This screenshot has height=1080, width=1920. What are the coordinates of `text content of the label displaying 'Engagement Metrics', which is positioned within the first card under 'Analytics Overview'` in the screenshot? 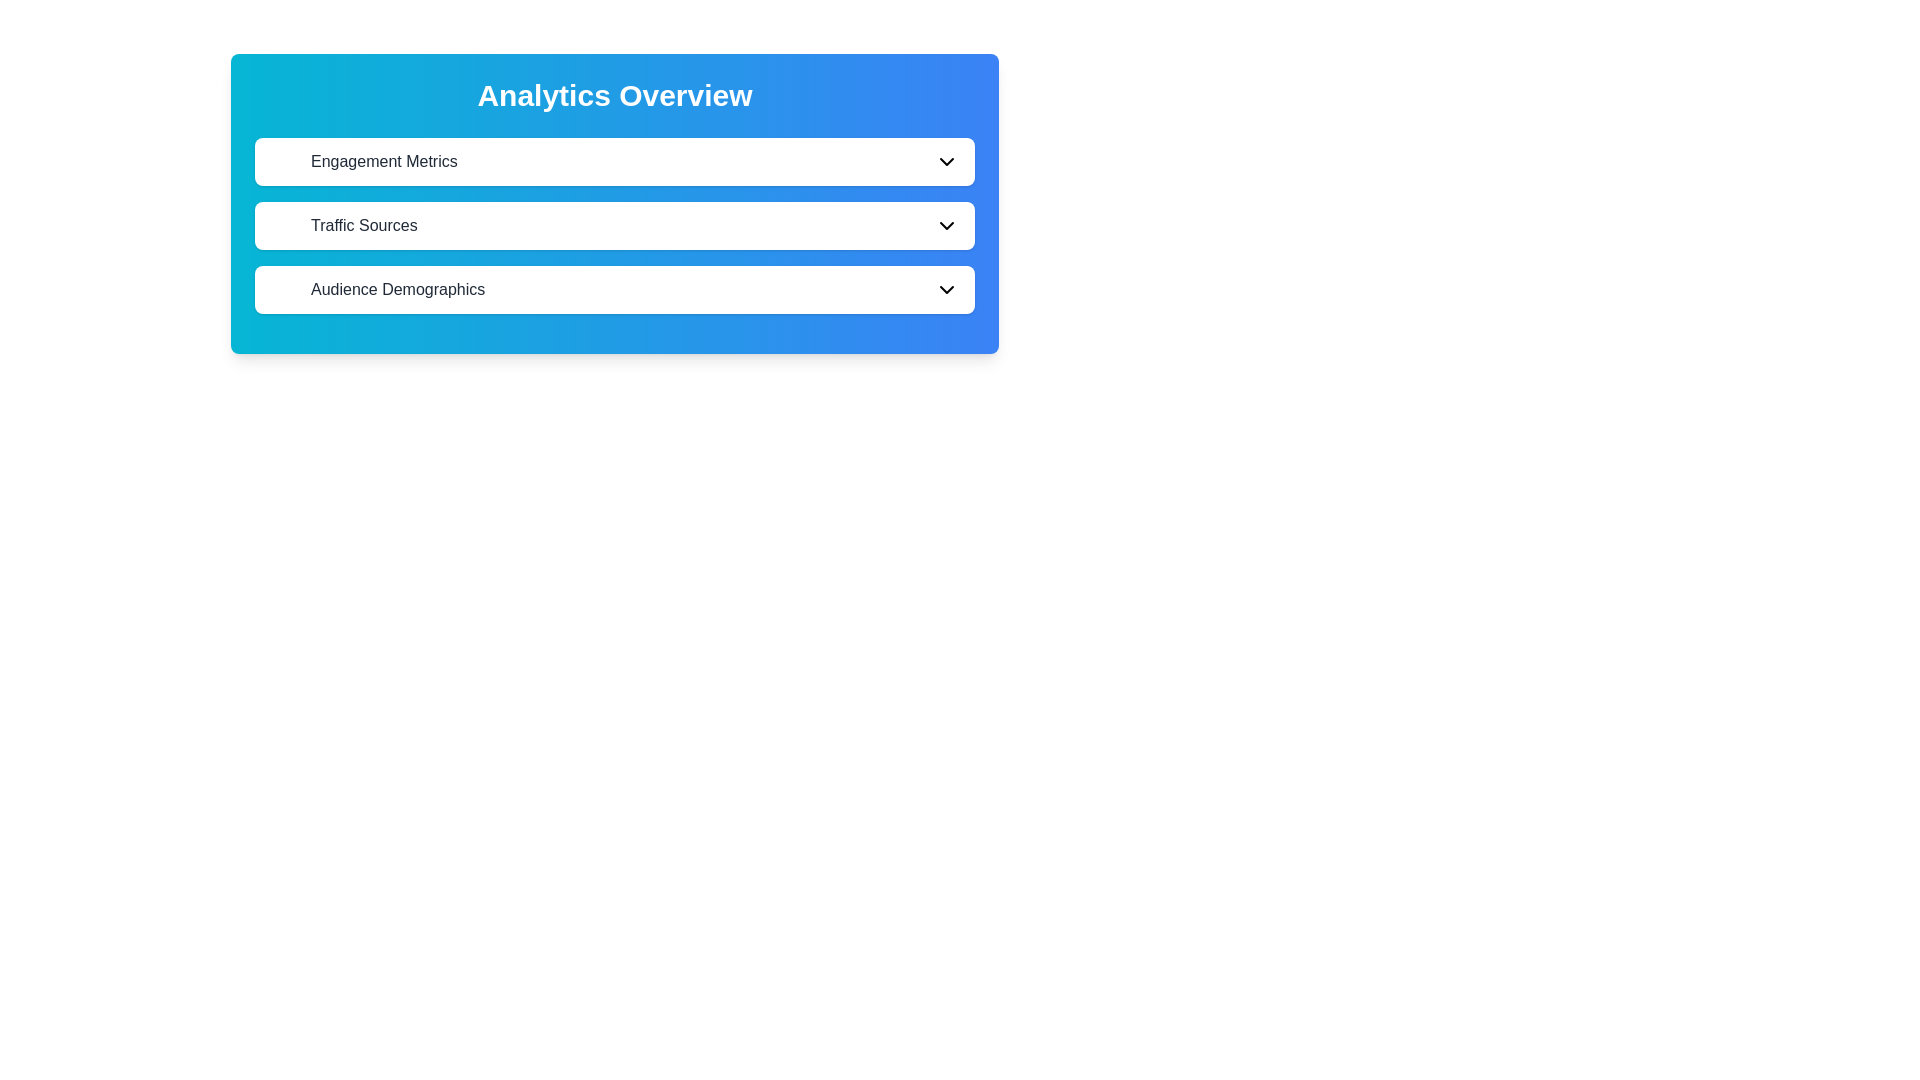 It's located at (364, 161).